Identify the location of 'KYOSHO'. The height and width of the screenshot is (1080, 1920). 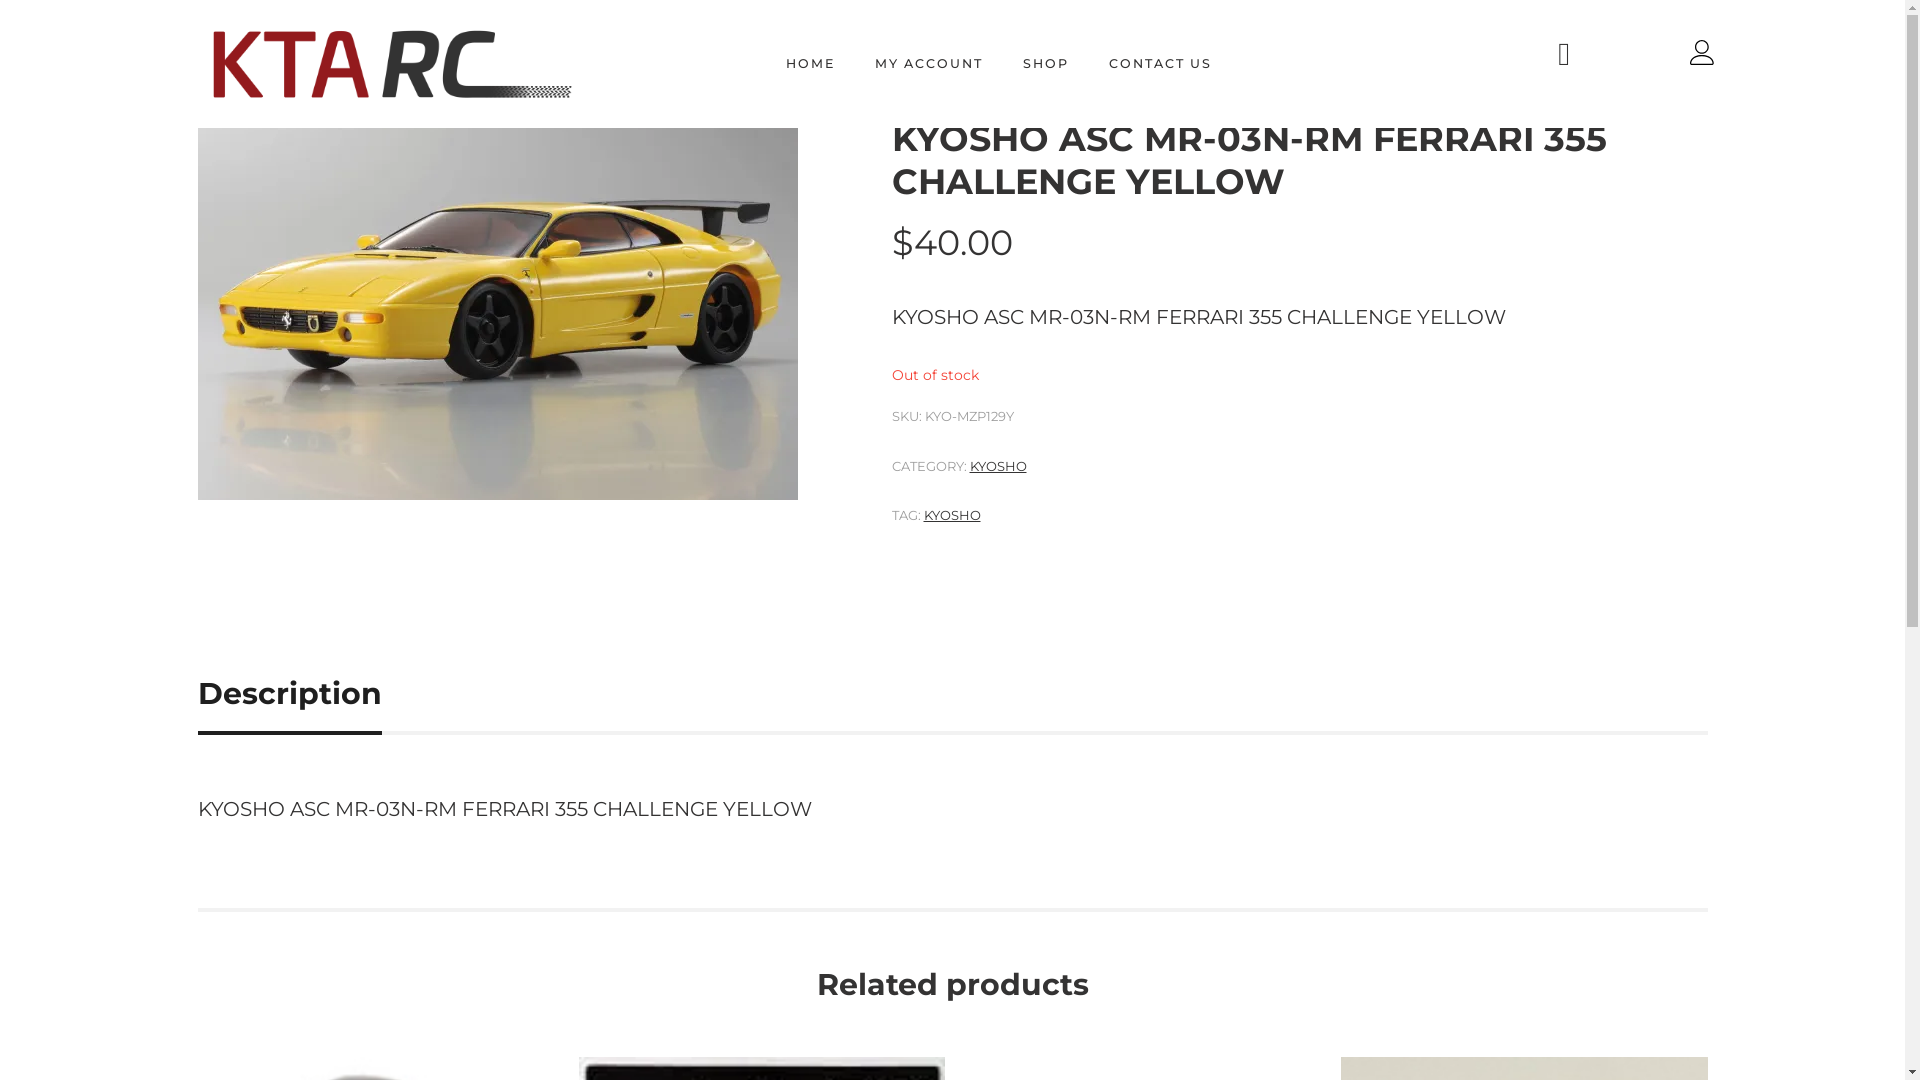
(1116, 80).